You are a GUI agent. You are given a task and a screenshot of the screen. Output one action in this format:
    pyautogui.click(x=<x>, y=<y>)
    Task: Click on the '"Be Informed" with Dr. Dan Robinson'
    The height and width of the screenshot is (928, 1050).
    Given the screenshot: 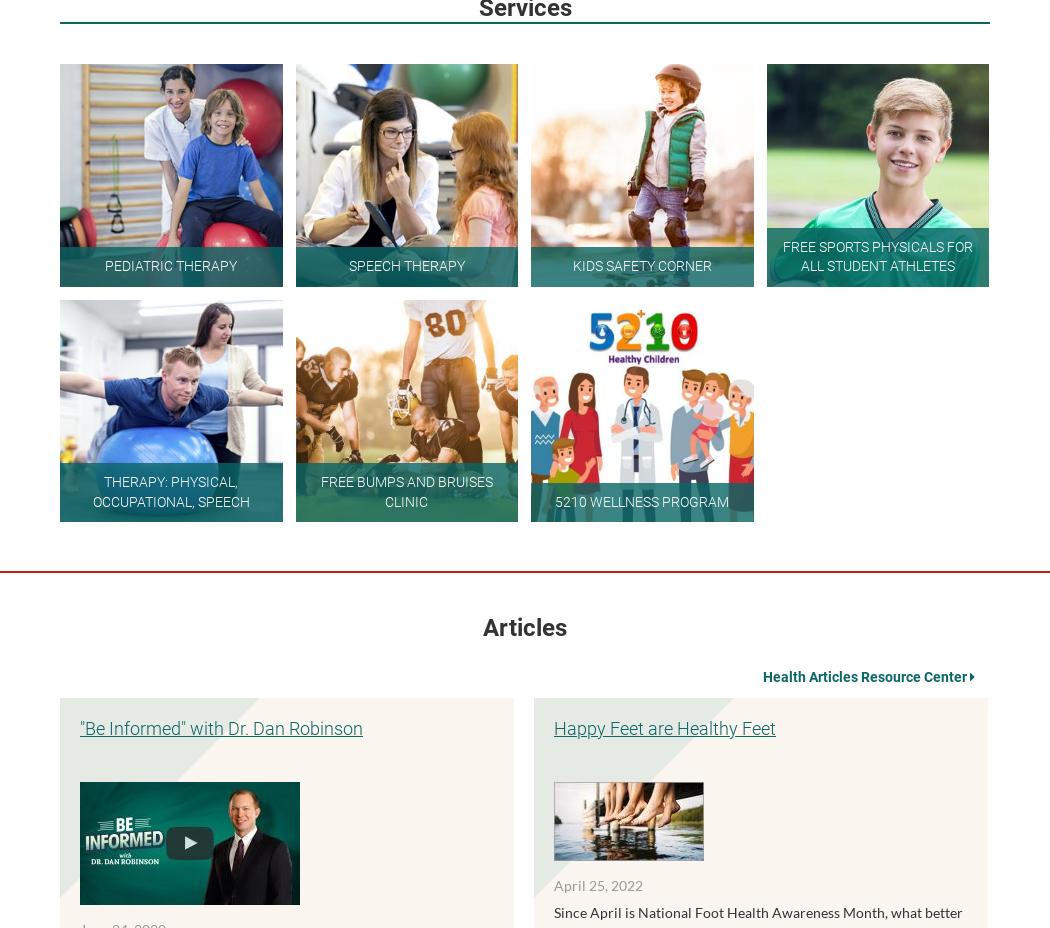 What is the action you would take?
    pyautogui.click(x=220, y=726)
    